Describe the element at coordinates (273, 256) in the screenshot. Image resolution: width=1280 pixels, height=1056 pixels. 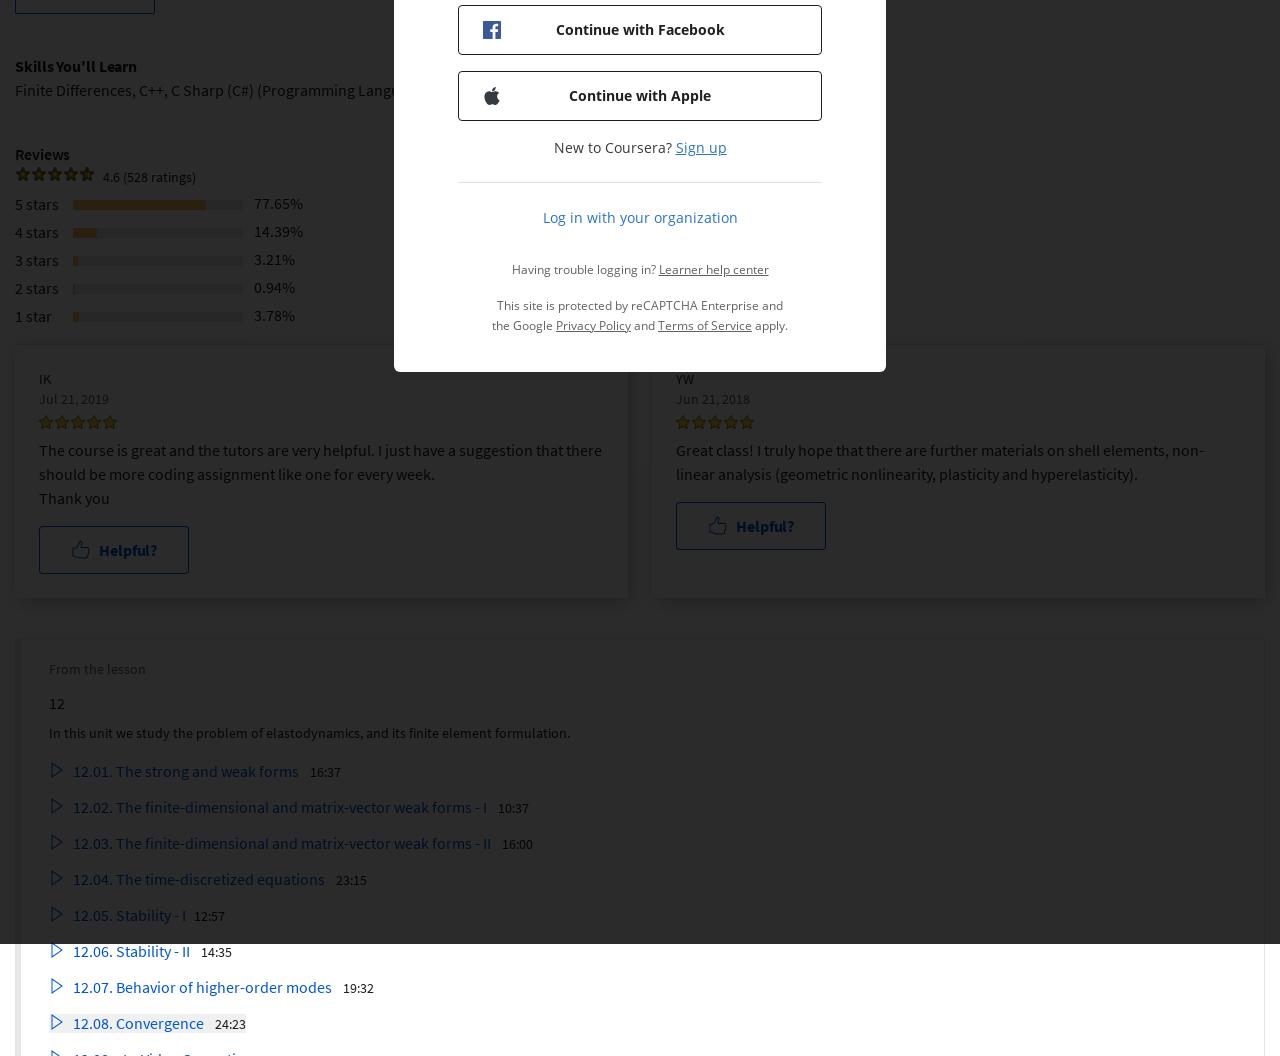
I see `'3.21%'` at that location.